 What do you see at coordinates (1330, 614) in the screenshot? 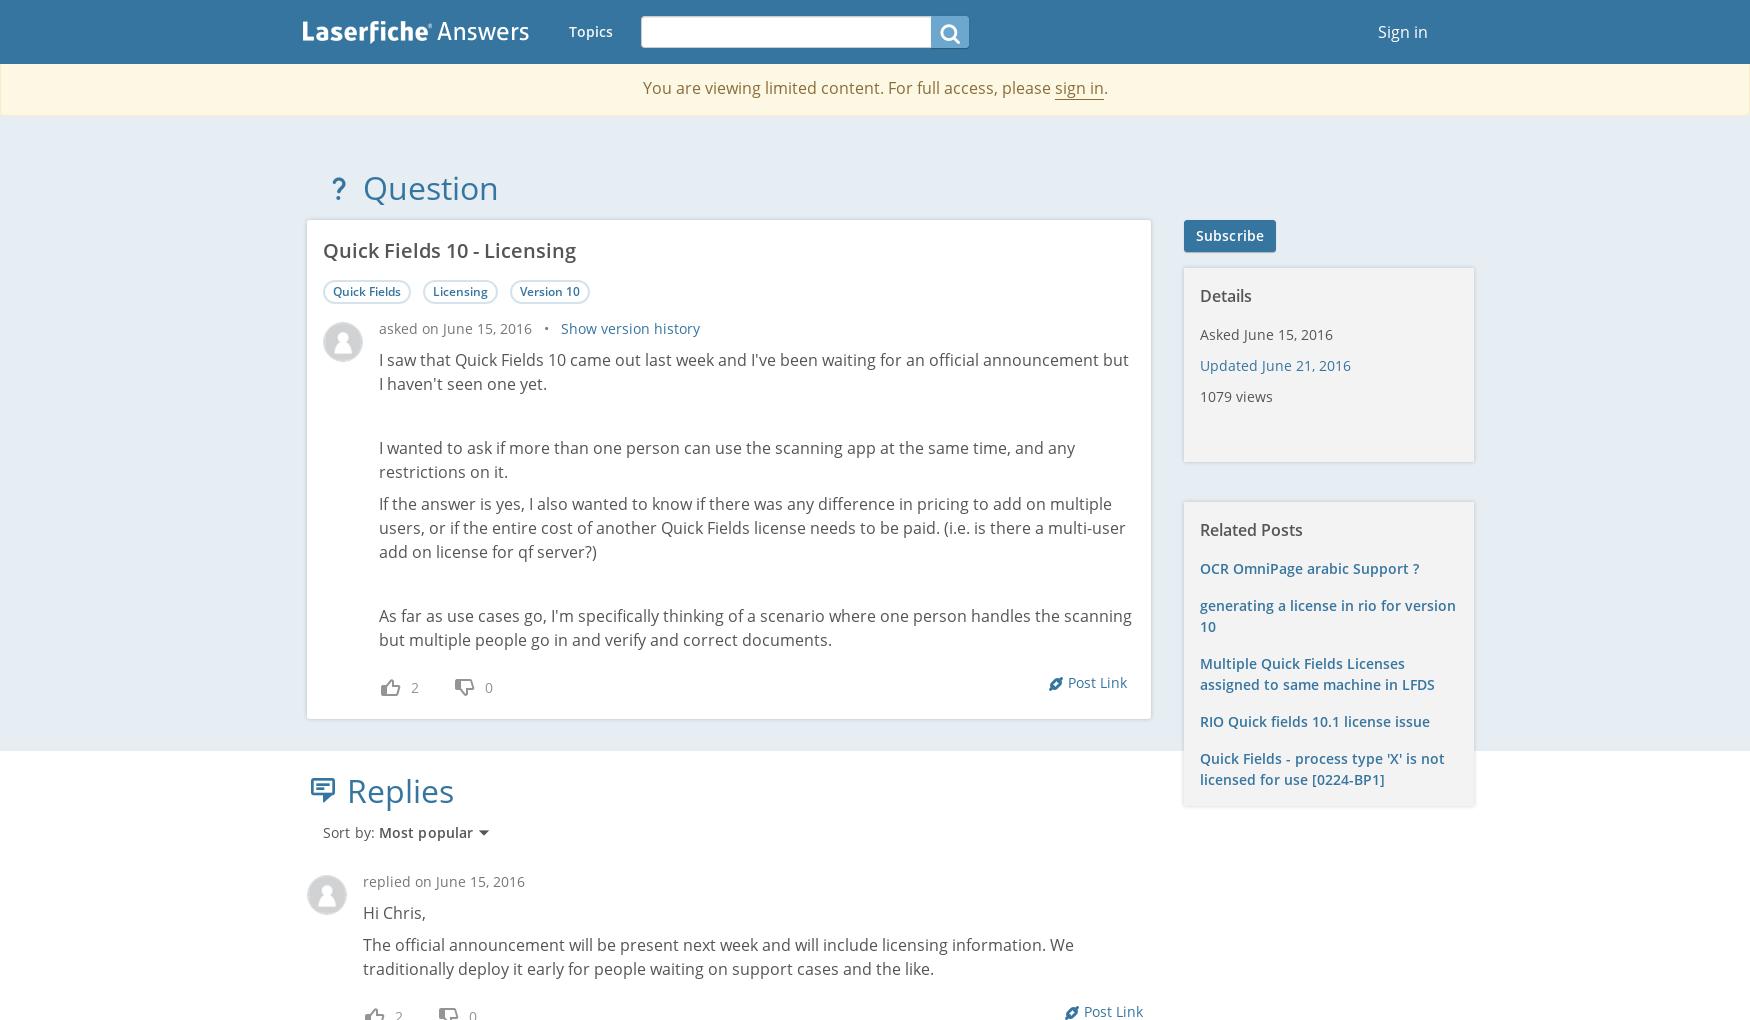
I see `'generating a license in rio for version 10'` at bounding box center [1330, 614].